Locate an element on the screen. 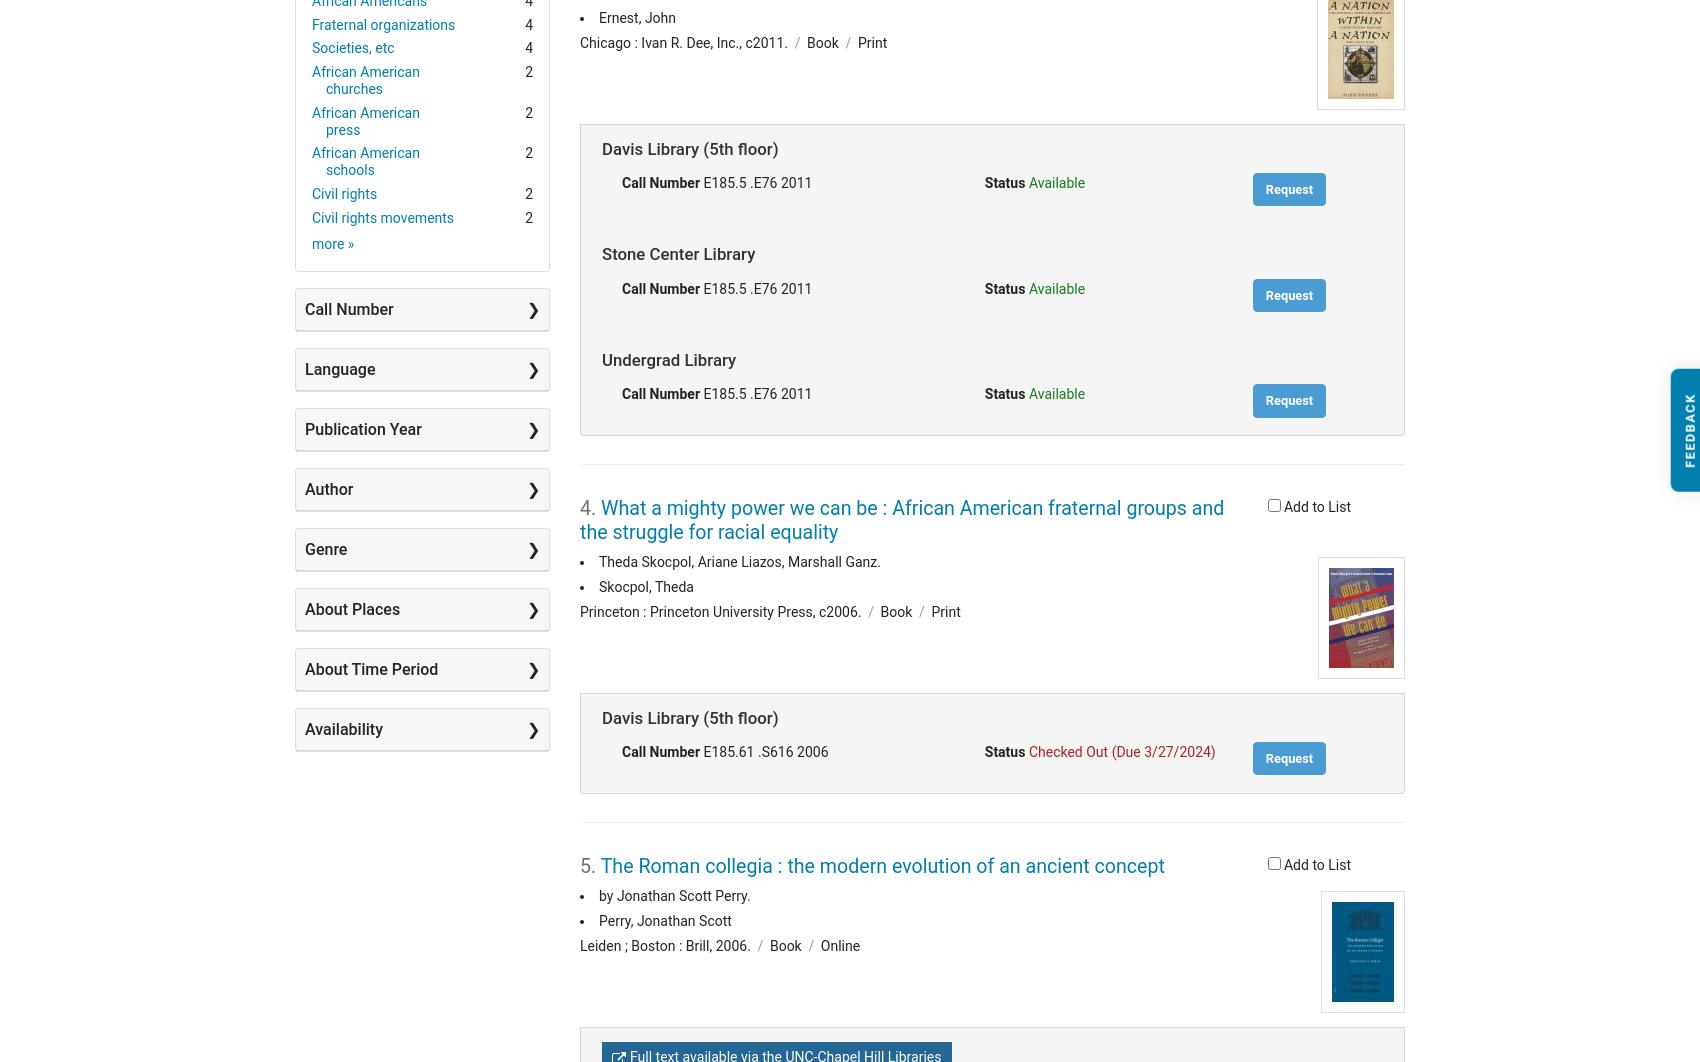 The image size is (1700, 1062). 'Fraternal organizations' is located at coordinates (311, 24).